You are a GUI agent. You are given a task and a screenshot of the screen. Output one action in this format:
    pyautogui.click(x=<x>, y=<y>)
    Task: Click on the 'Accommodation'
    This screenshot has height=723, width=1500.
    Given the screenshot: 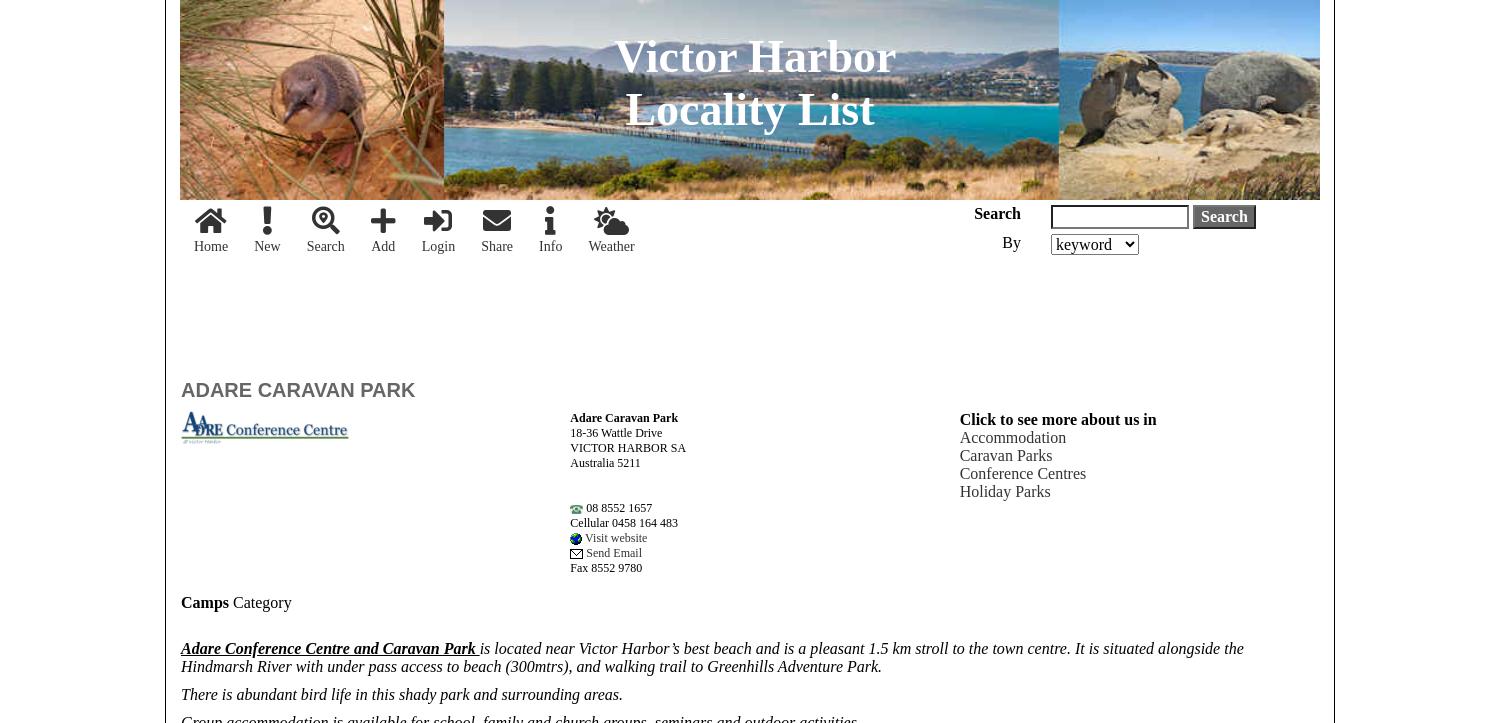 What is the action you would take?
    pyautogui.click(x=1012, y=437)
    